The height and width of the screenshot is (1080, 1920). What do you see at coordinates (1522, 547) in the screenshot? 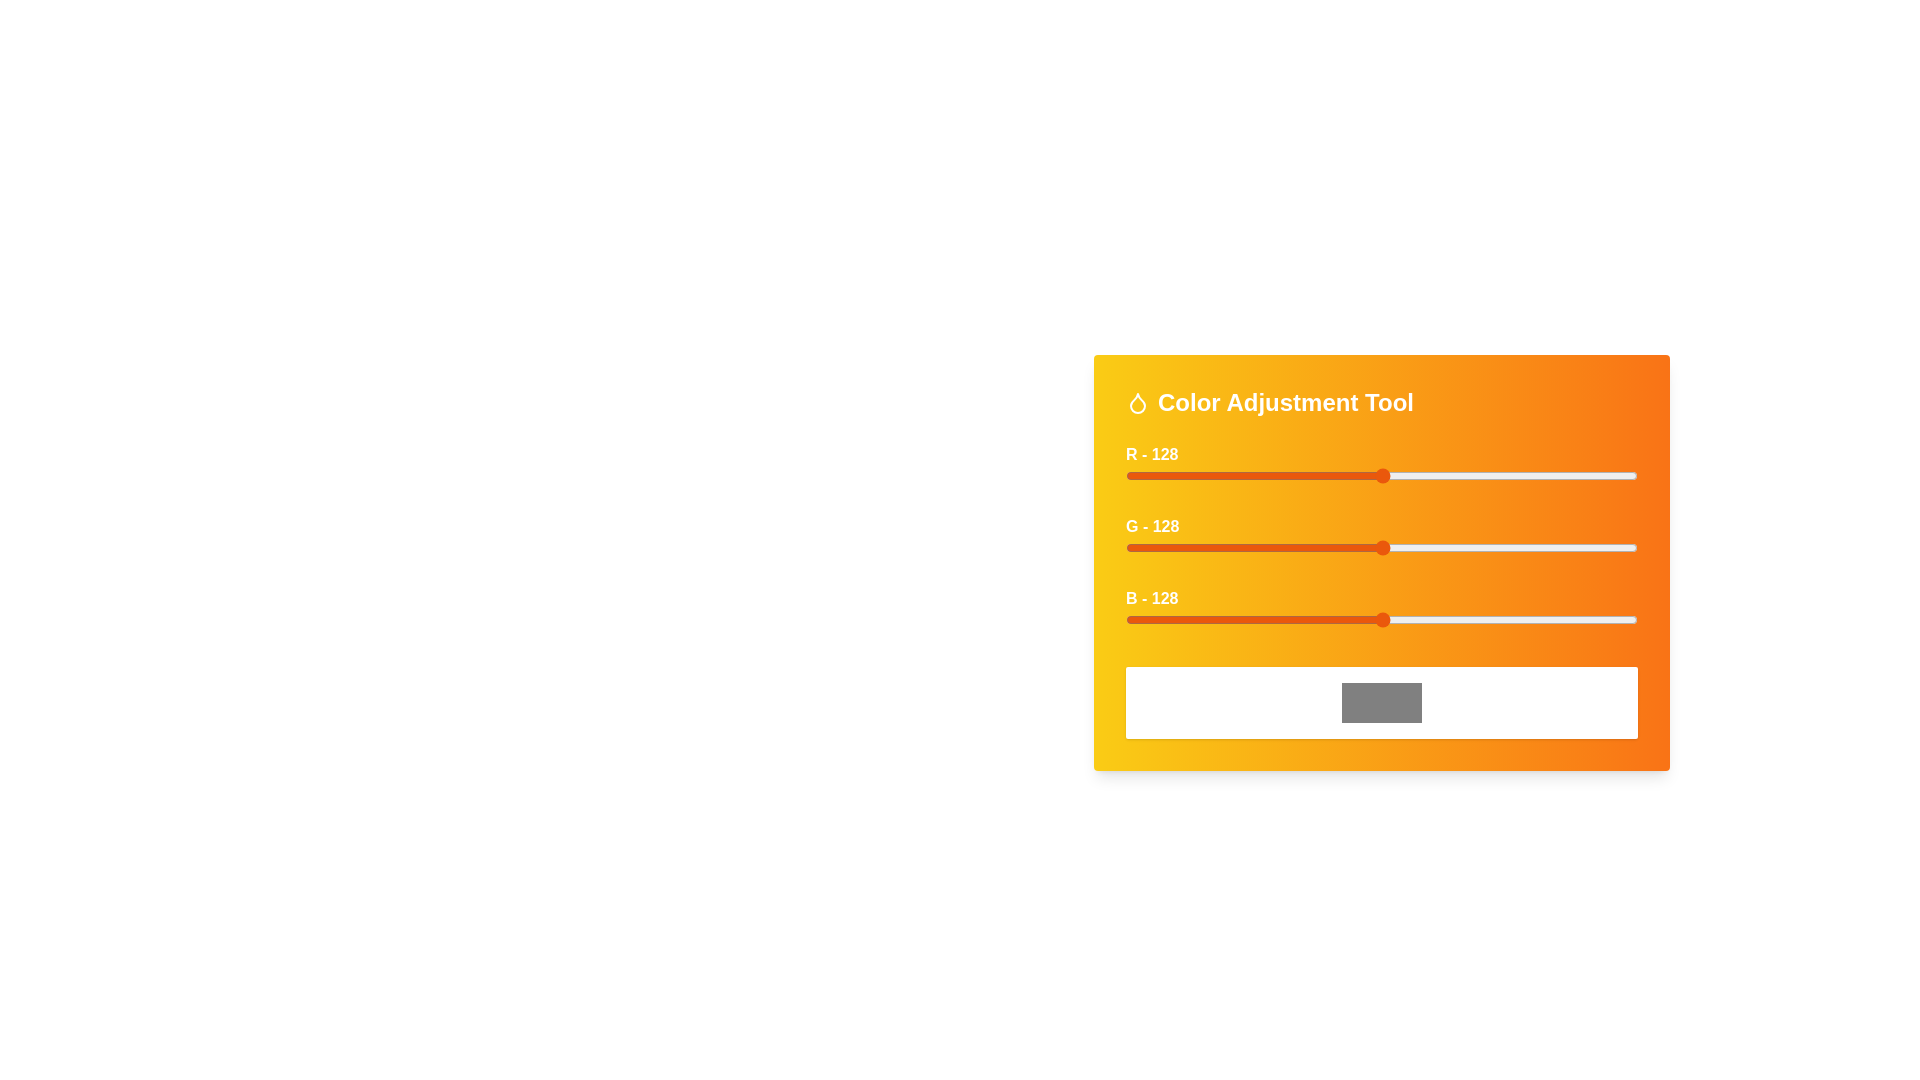
I see `the green slider to set the green intensity to 198` at bounding box center [1522, 547].